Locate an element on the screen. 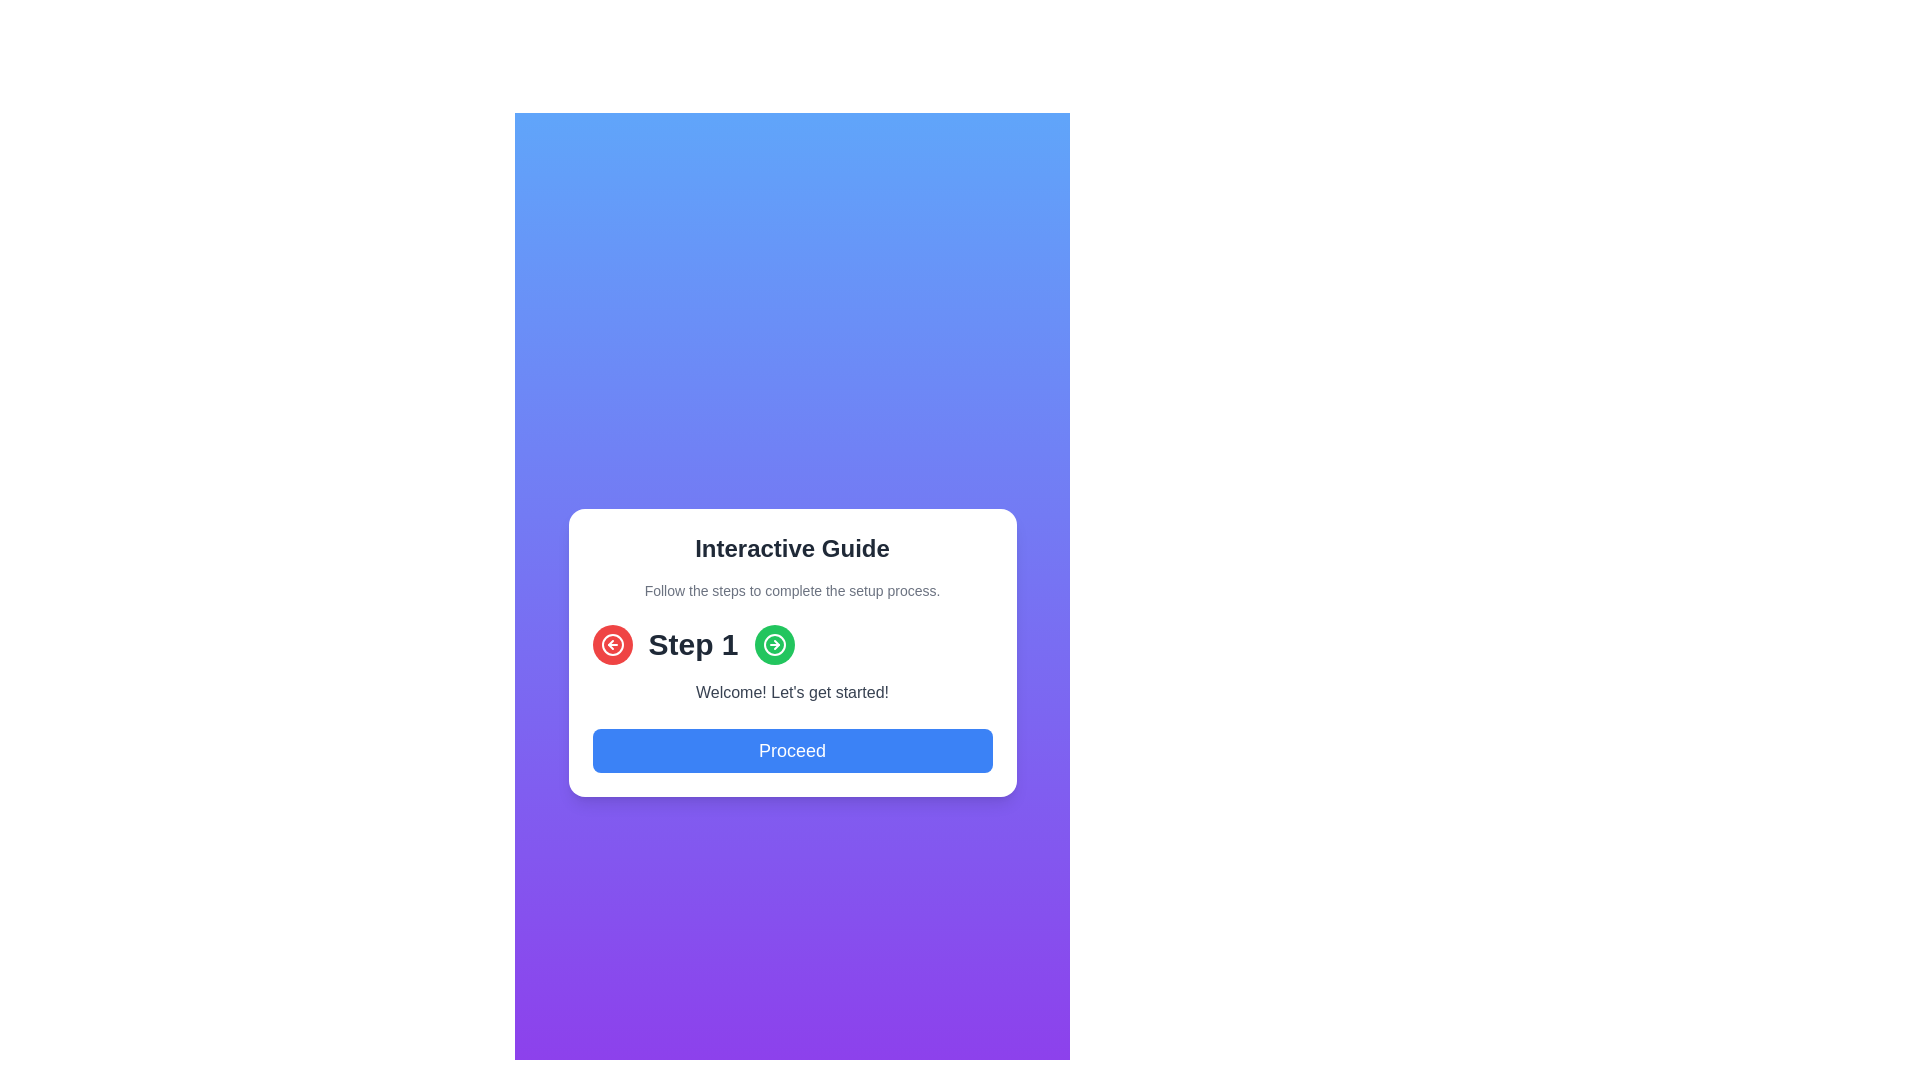 Image resolution: width=1920 pixels, height=1080 pixels. the graphical icon component located on the left side of the main content area, near the Step 1 heading in the 'Interactive Guide' dialog box, by clicking on it is located at coordinates (611, 644).